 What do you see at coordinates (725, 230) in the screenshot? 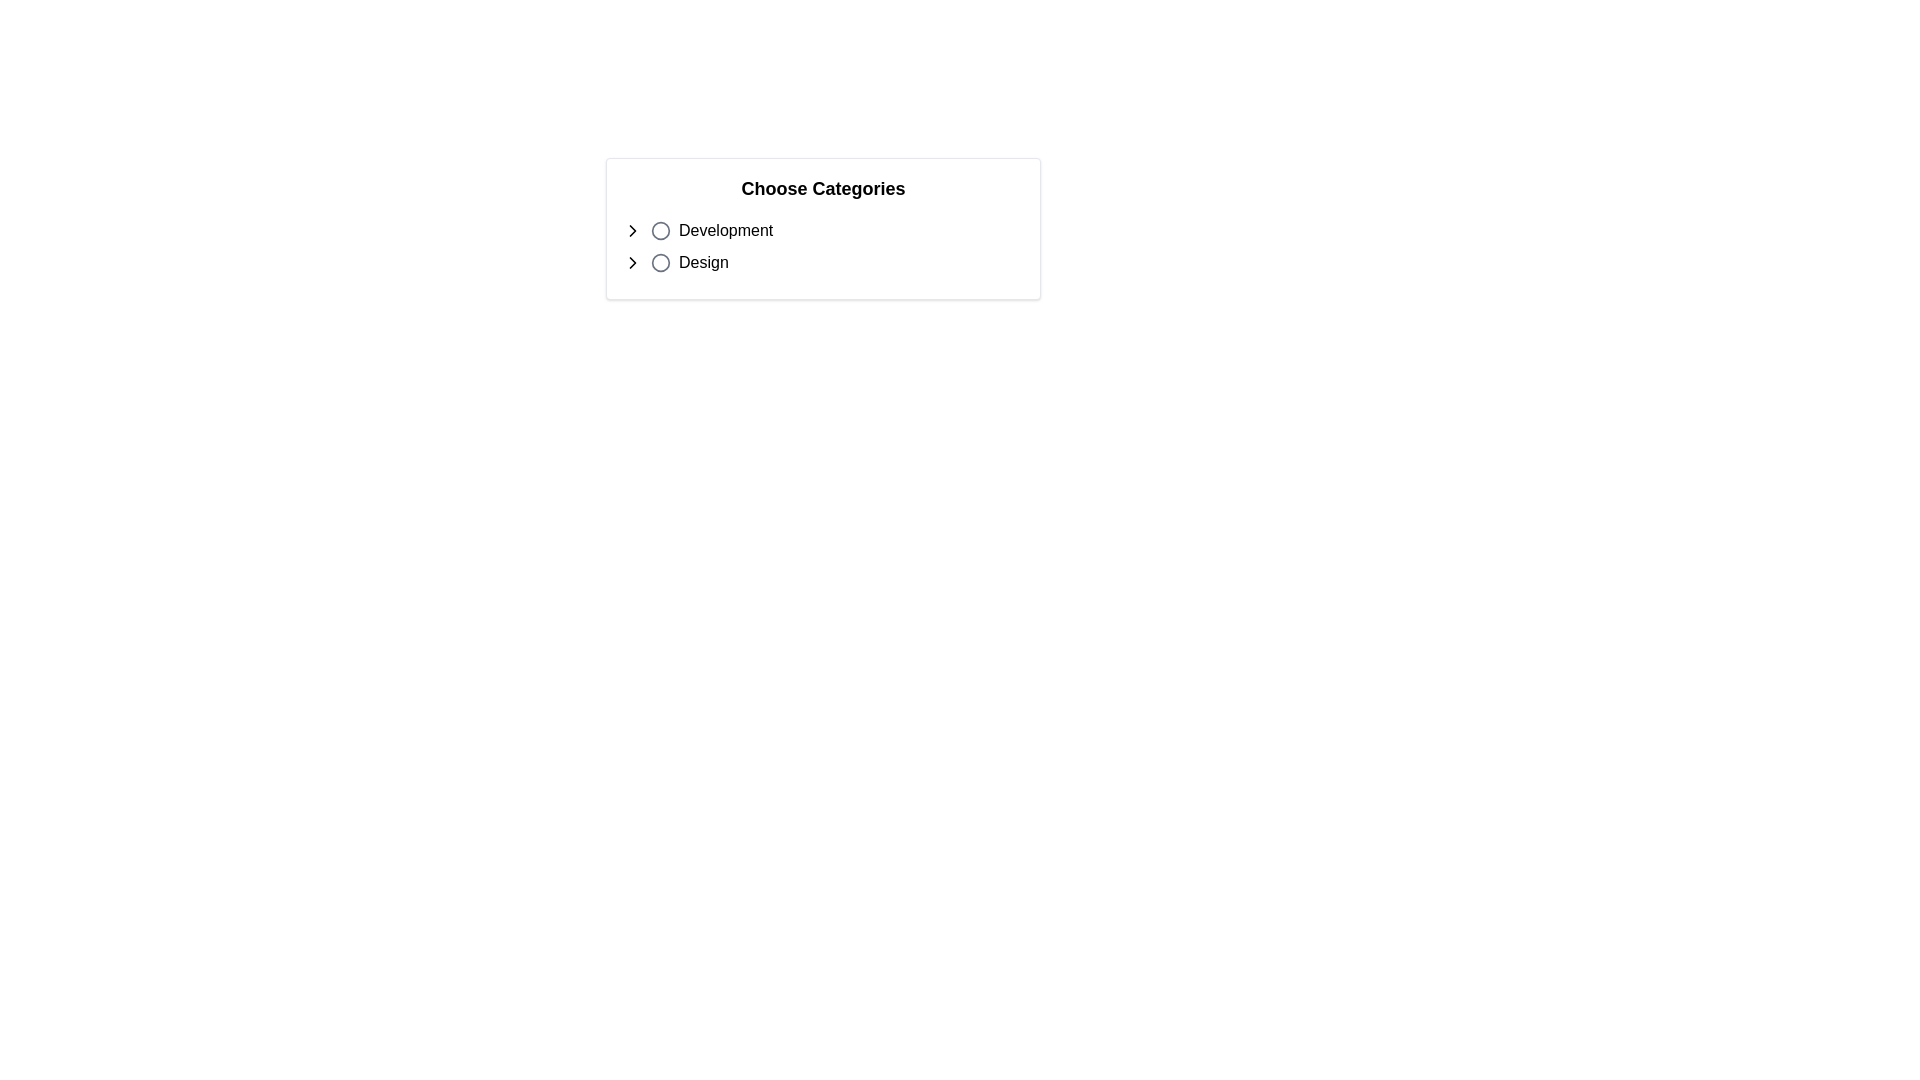
I see `the static text labeling the first selectable option under the 'Choose Categories' header` at bounding box center [725, 230].